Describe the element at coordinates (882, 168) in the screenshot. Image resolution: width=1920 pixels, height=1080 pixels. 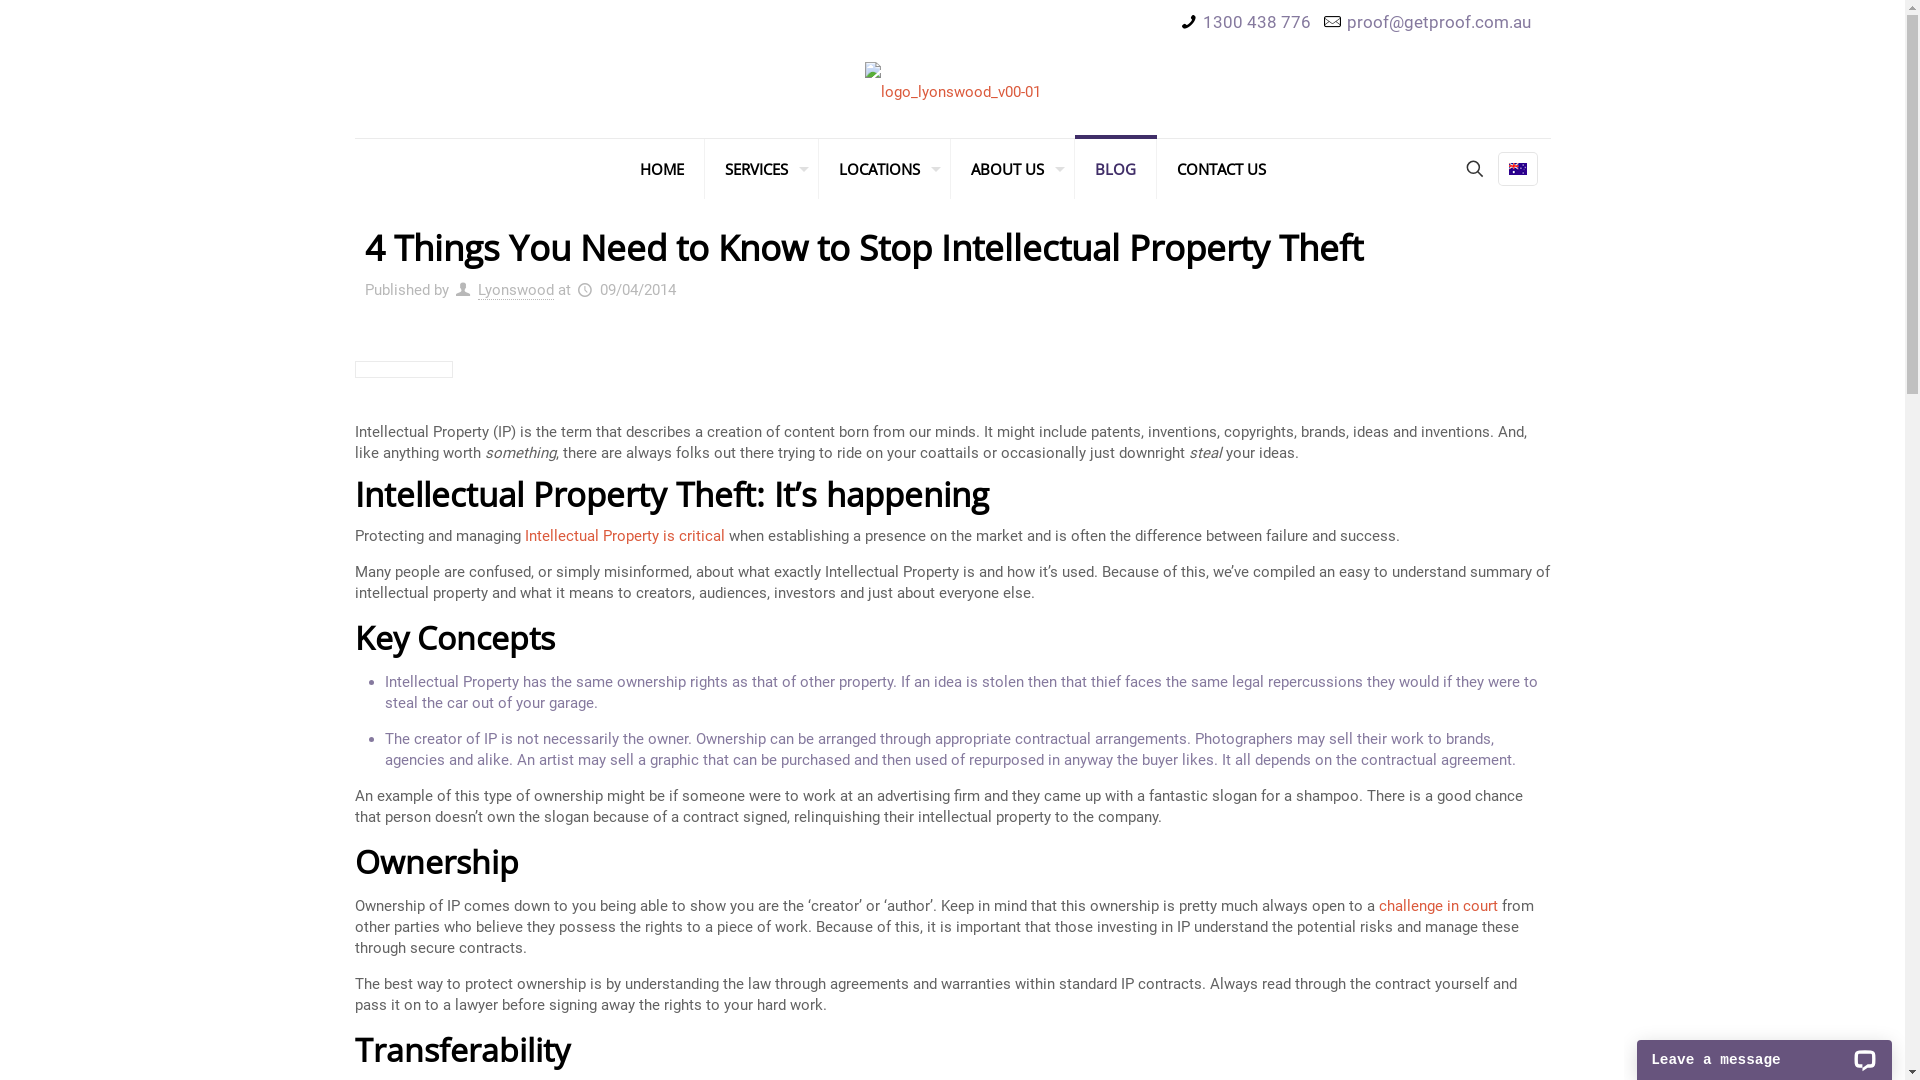
I see `'LOCATIONS'` at that location.